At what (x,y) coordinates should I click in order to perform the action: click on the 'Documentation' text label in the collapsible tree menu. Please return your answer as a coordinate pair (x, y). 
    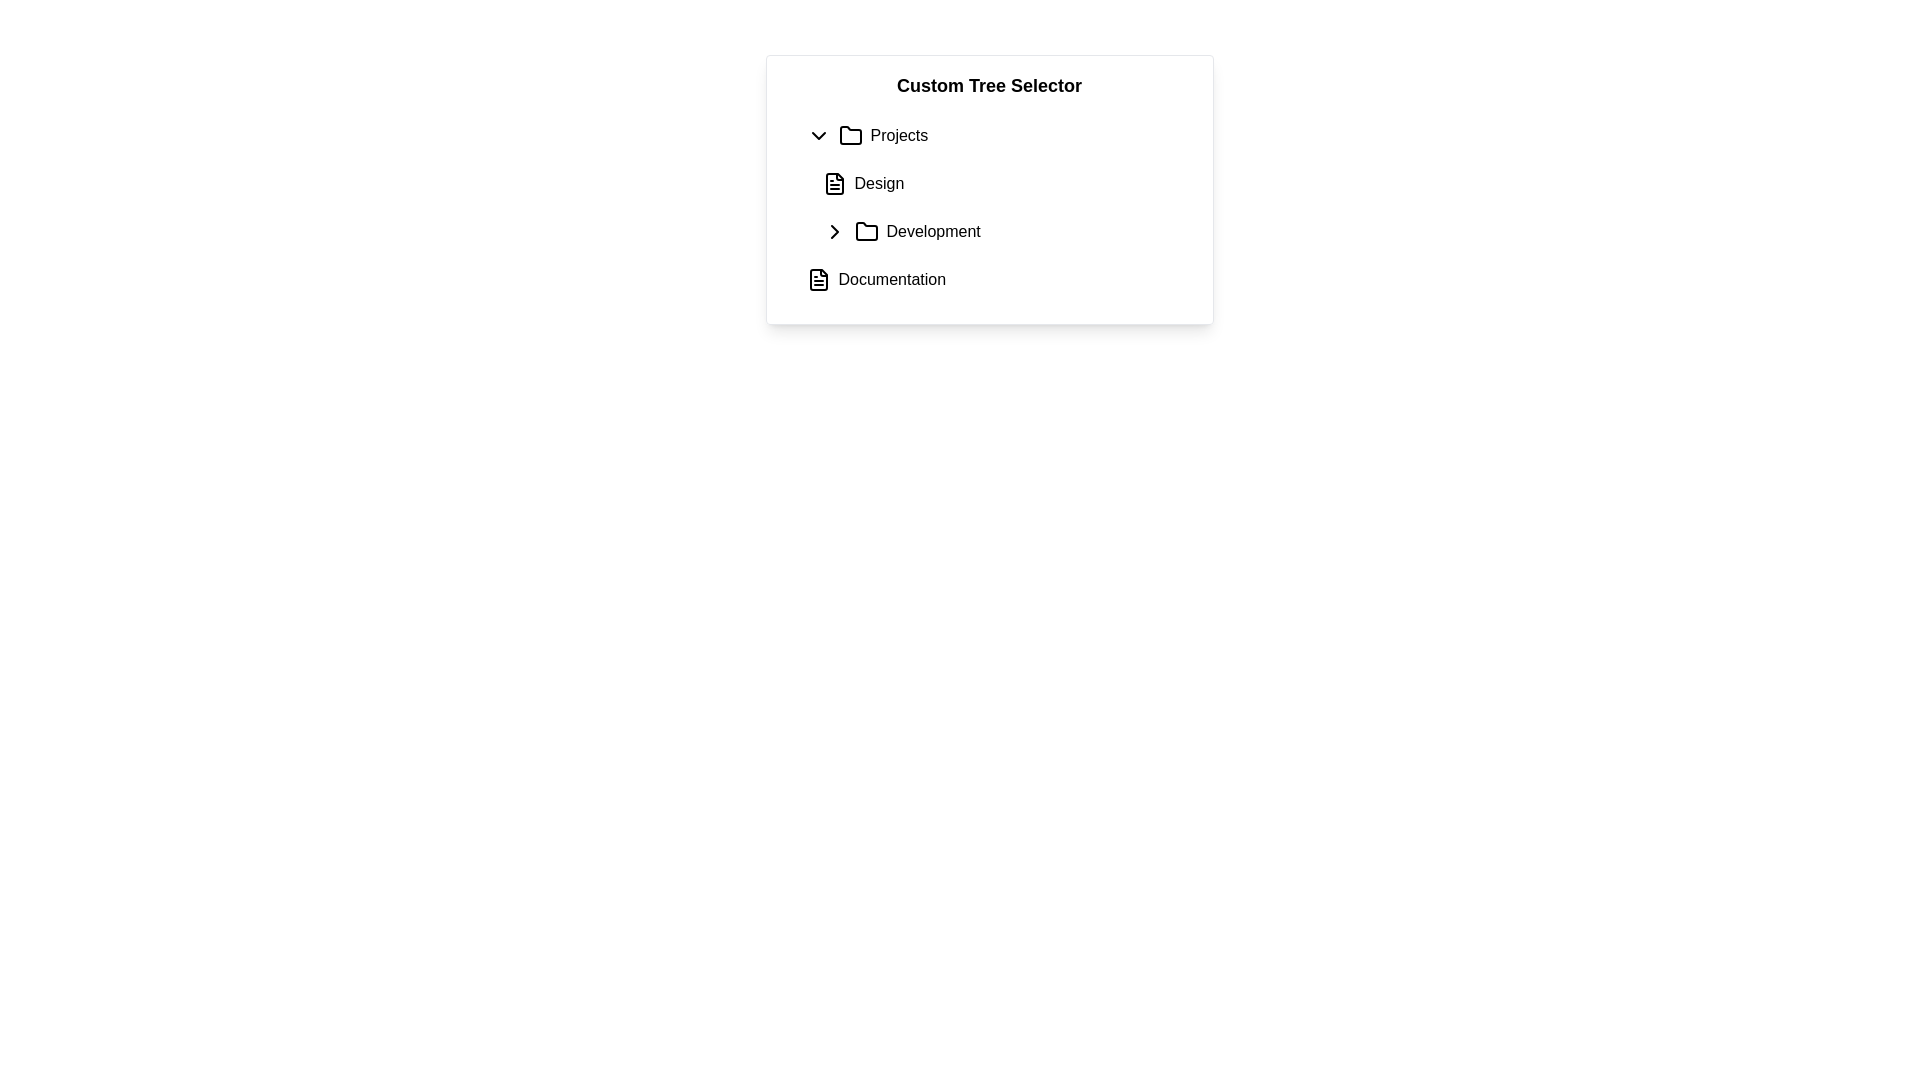
    Looking at the image, I should click on (891, 280).